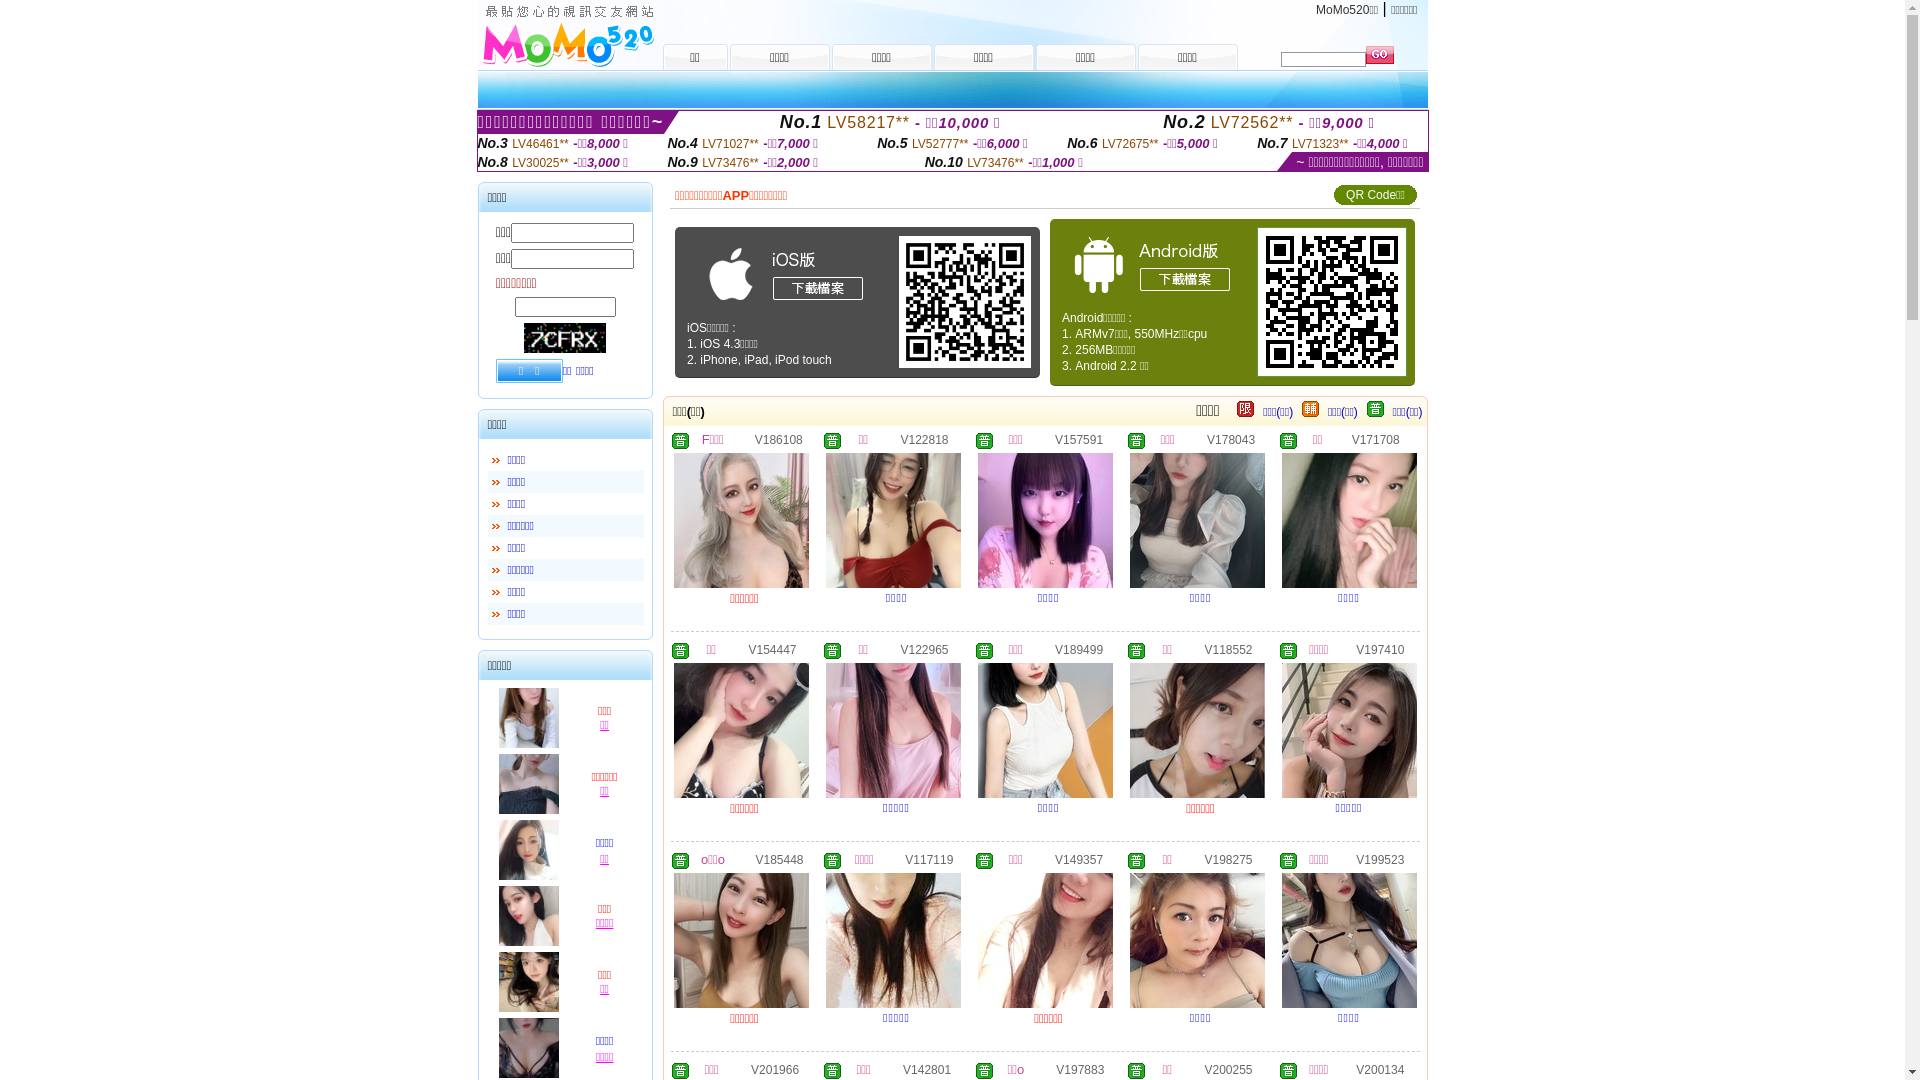  Describe the element at coordinates (1229, 438) in the screenshot. I see `'V178043'` at that location.